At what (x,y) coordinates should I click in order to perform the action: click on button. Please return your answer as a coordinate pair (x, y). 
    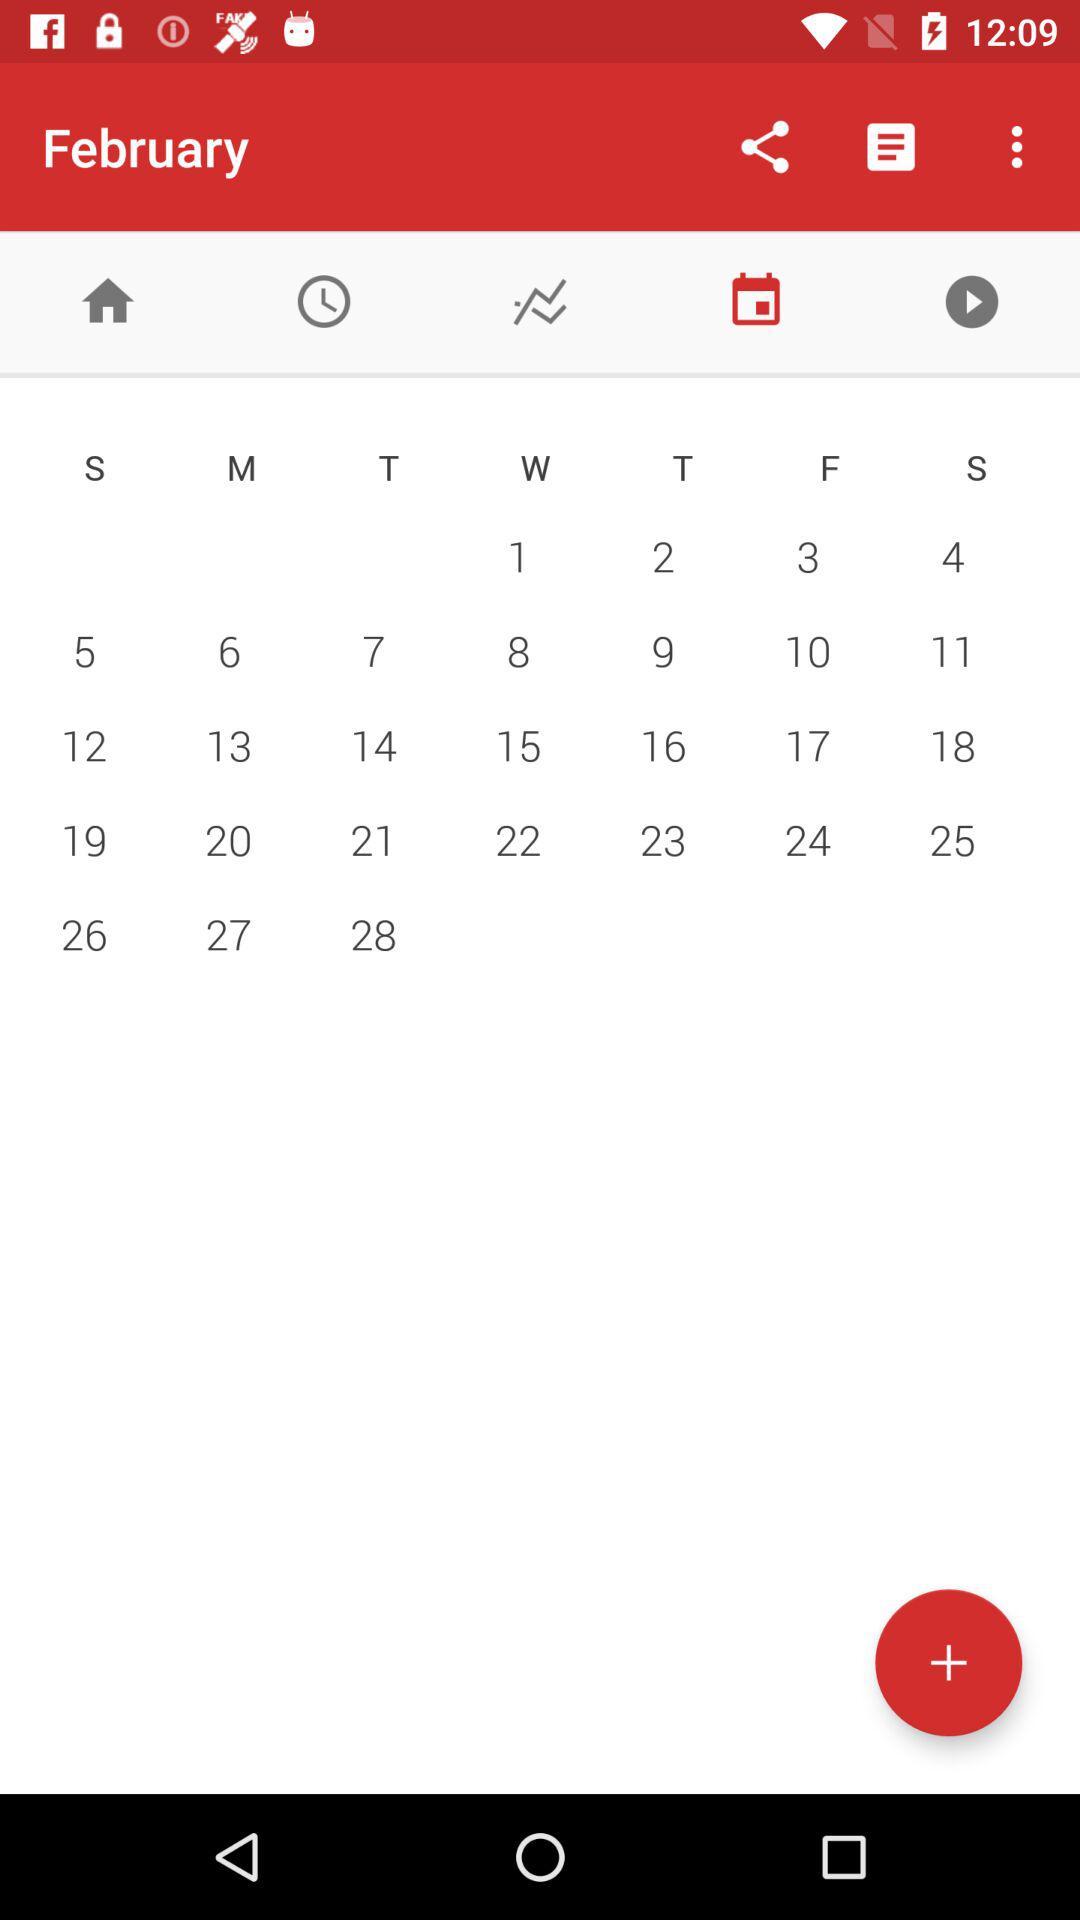
    Looking at the image, I should click on (971, 300).